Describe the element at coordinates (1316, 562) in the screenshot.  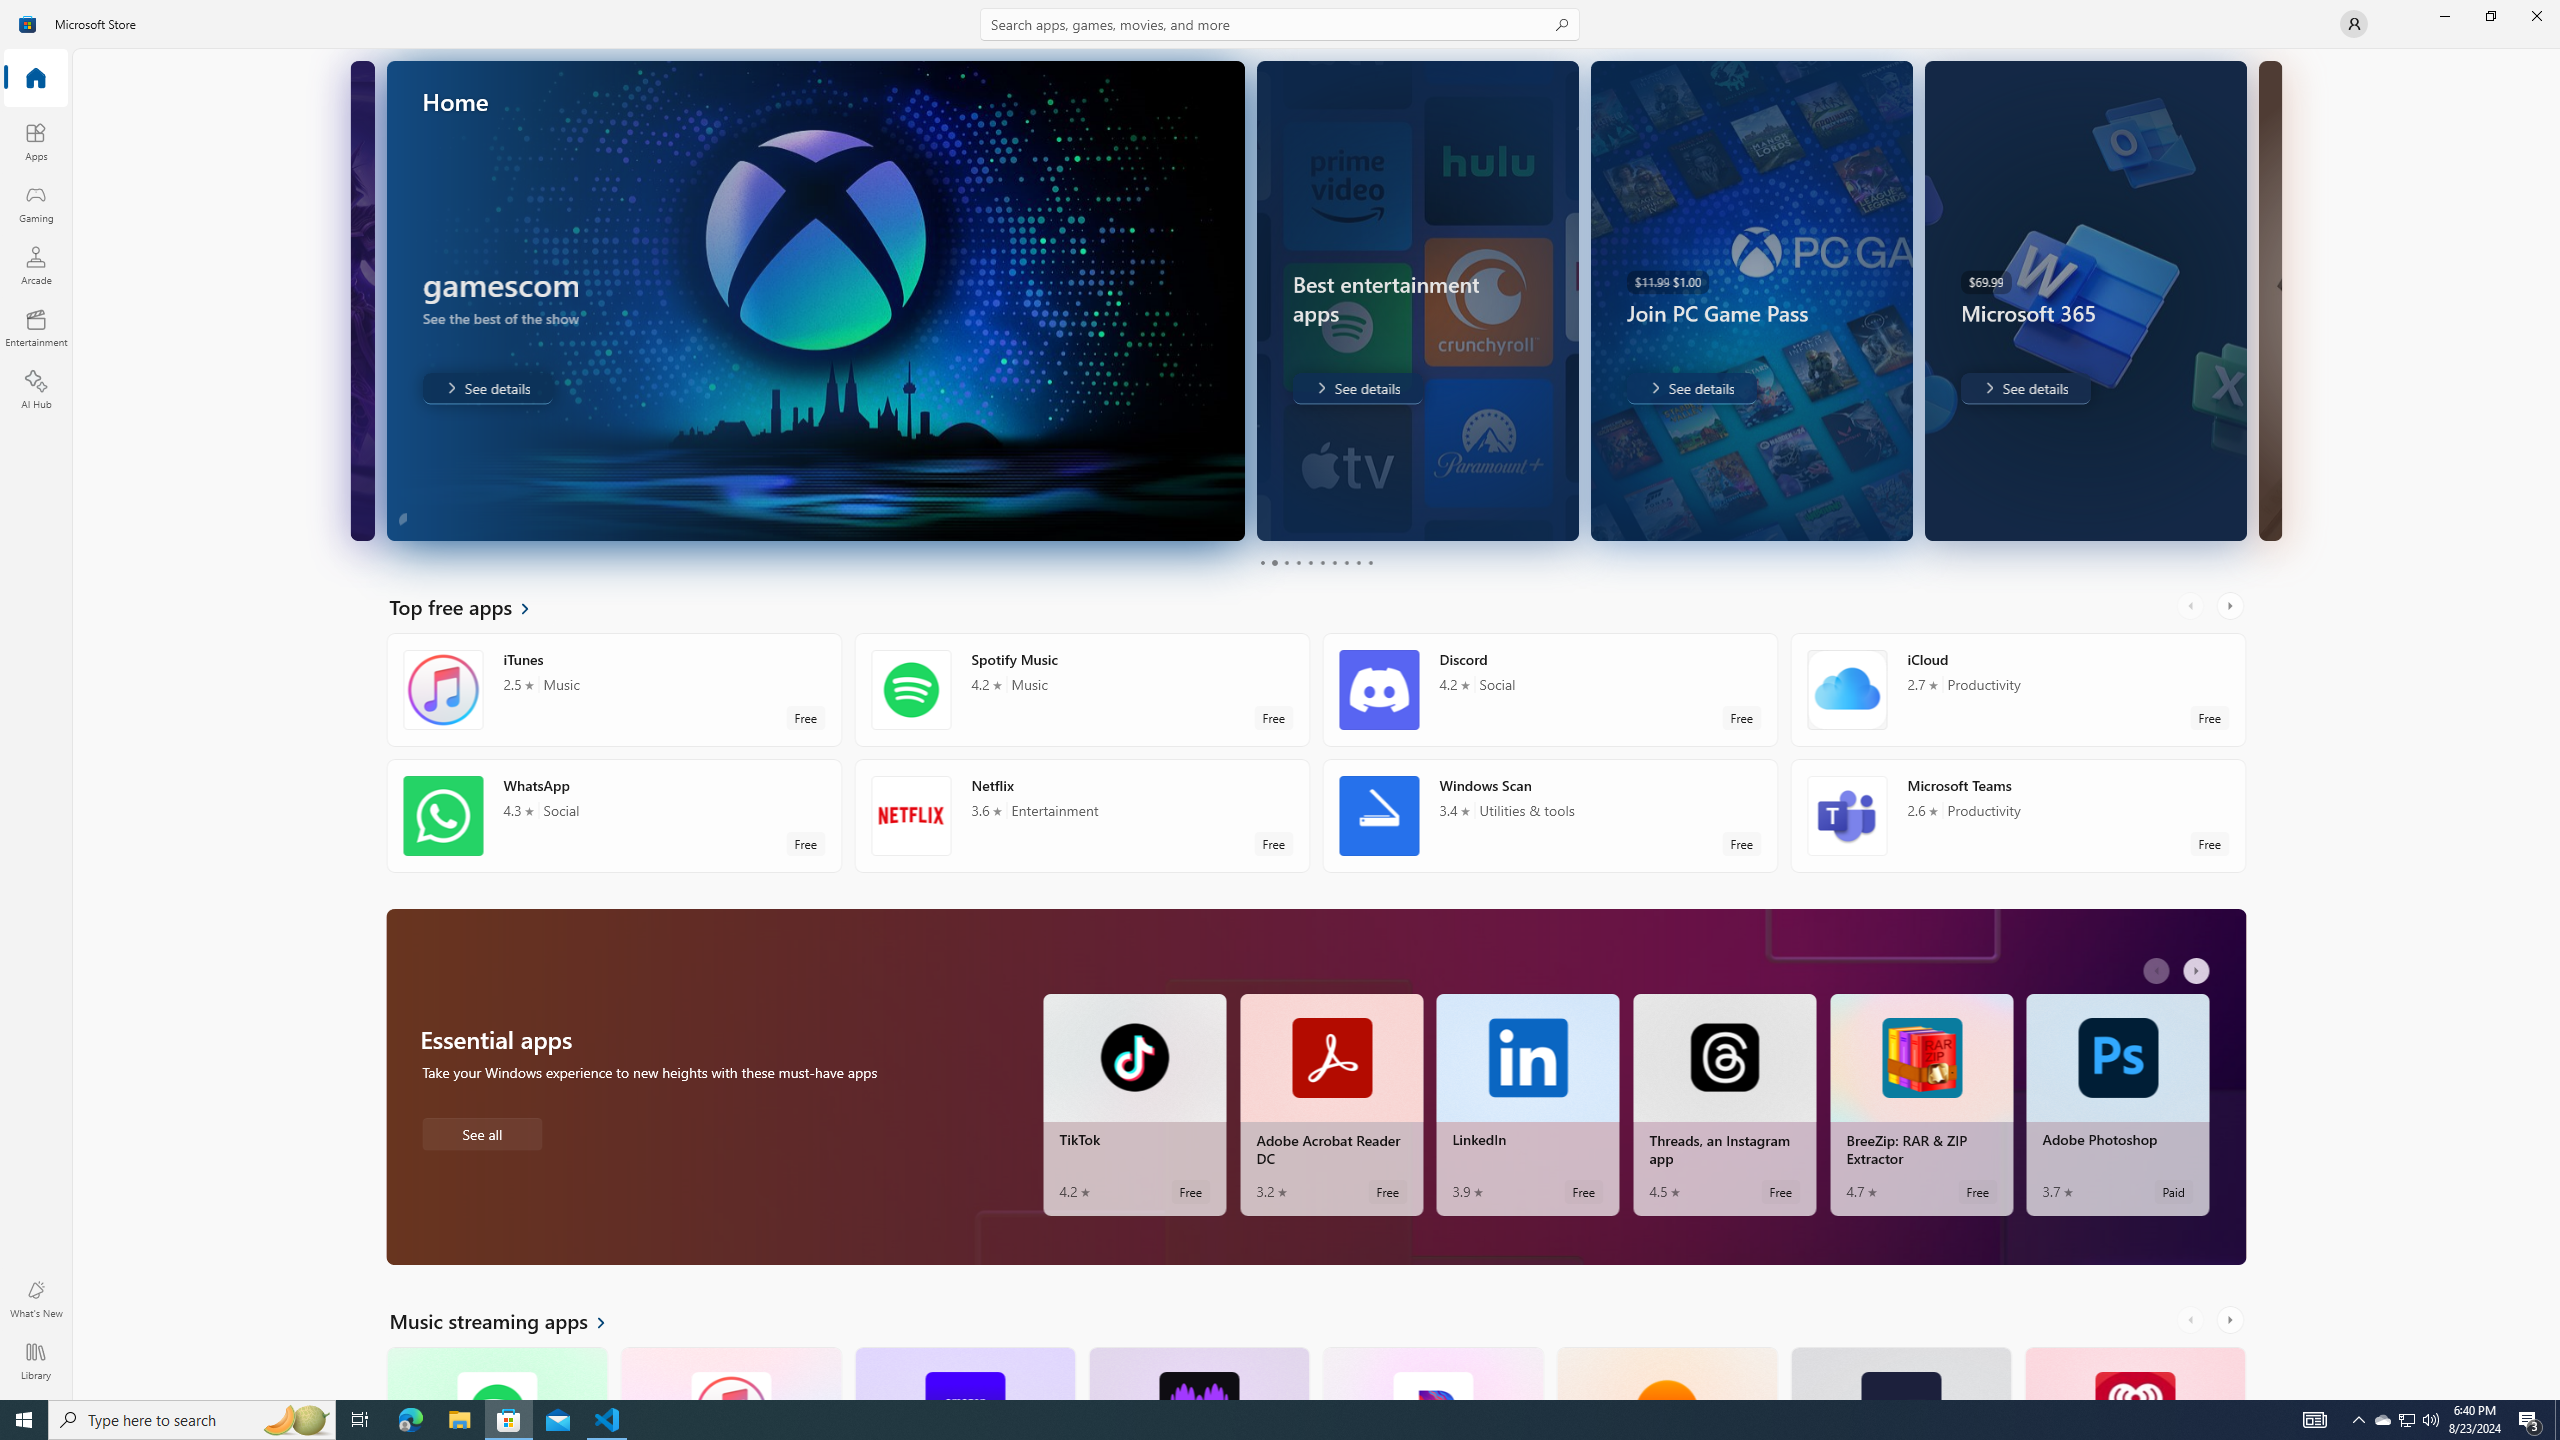
I see `'Pager'` at that location.